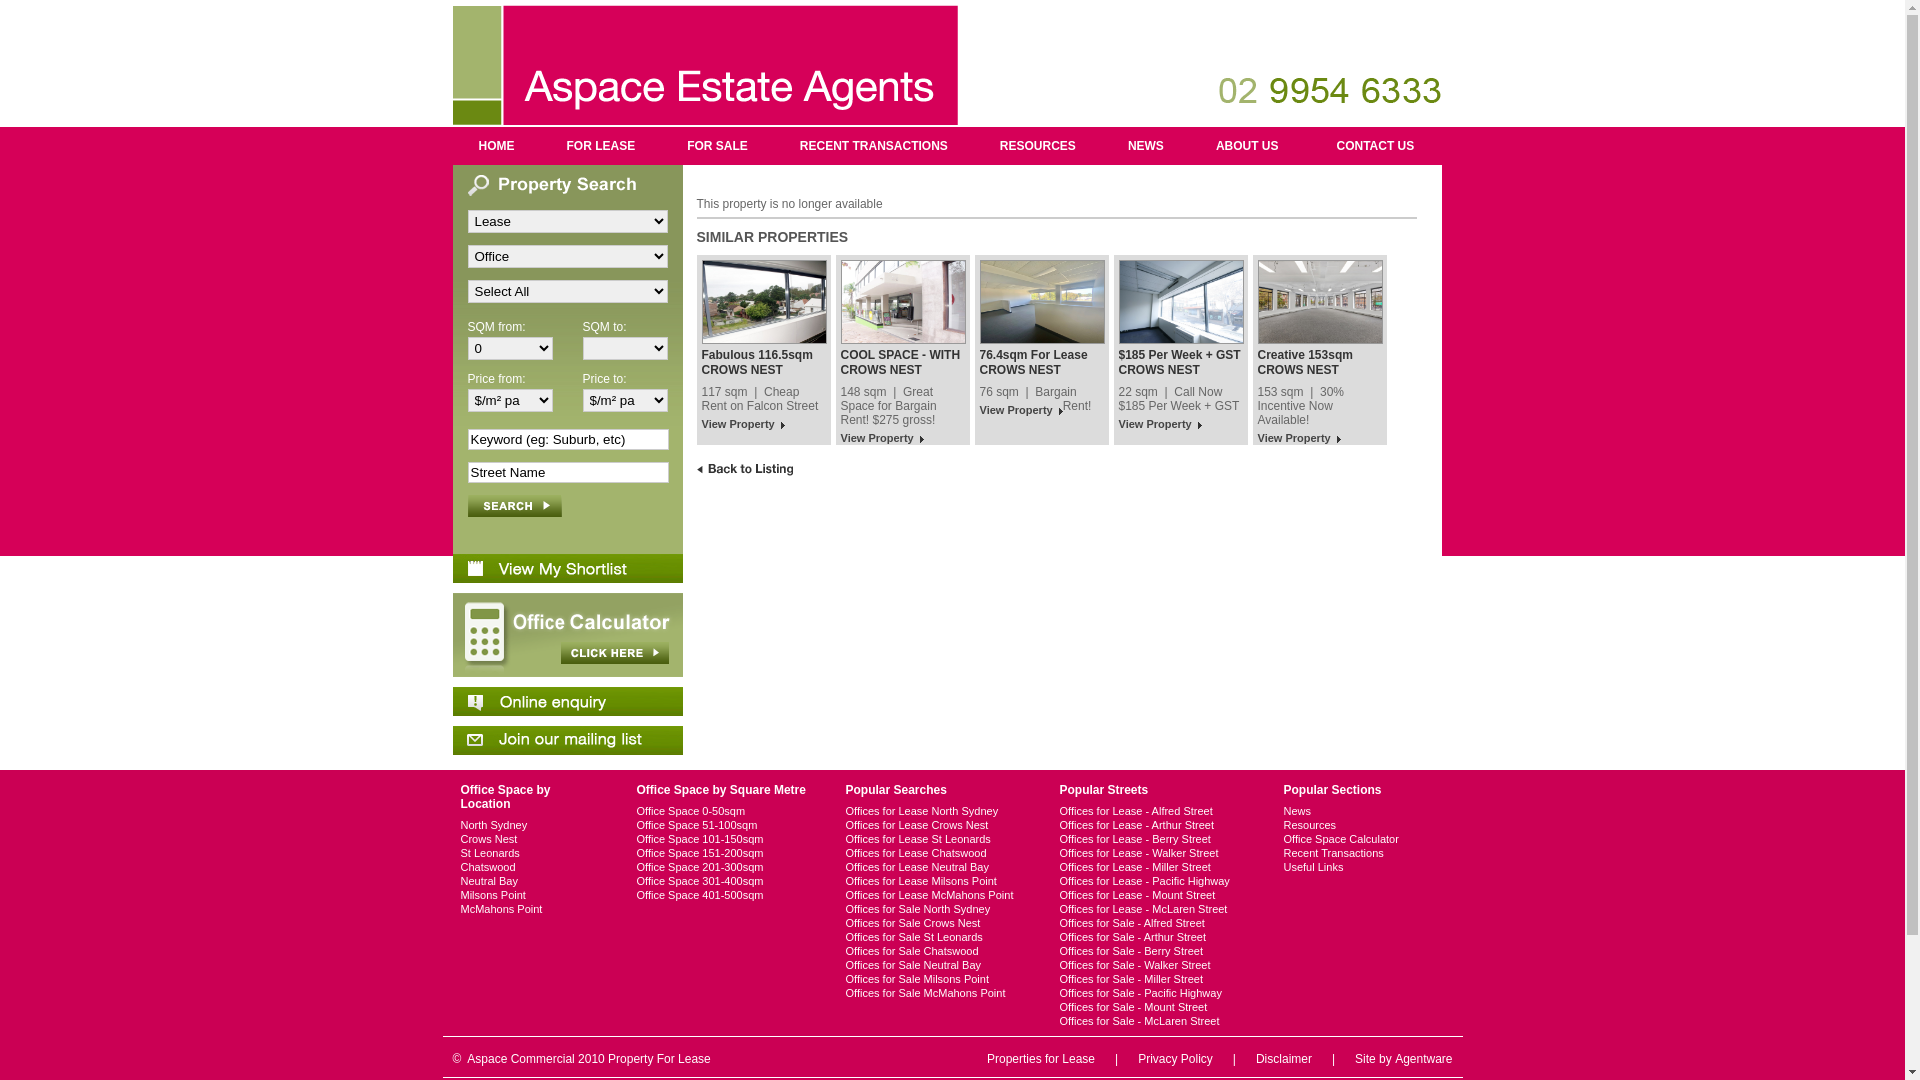 Image resolution: width=1920 pixels, height=1080 pixels. I want to click on 'NEWS', so click(1146, 145).